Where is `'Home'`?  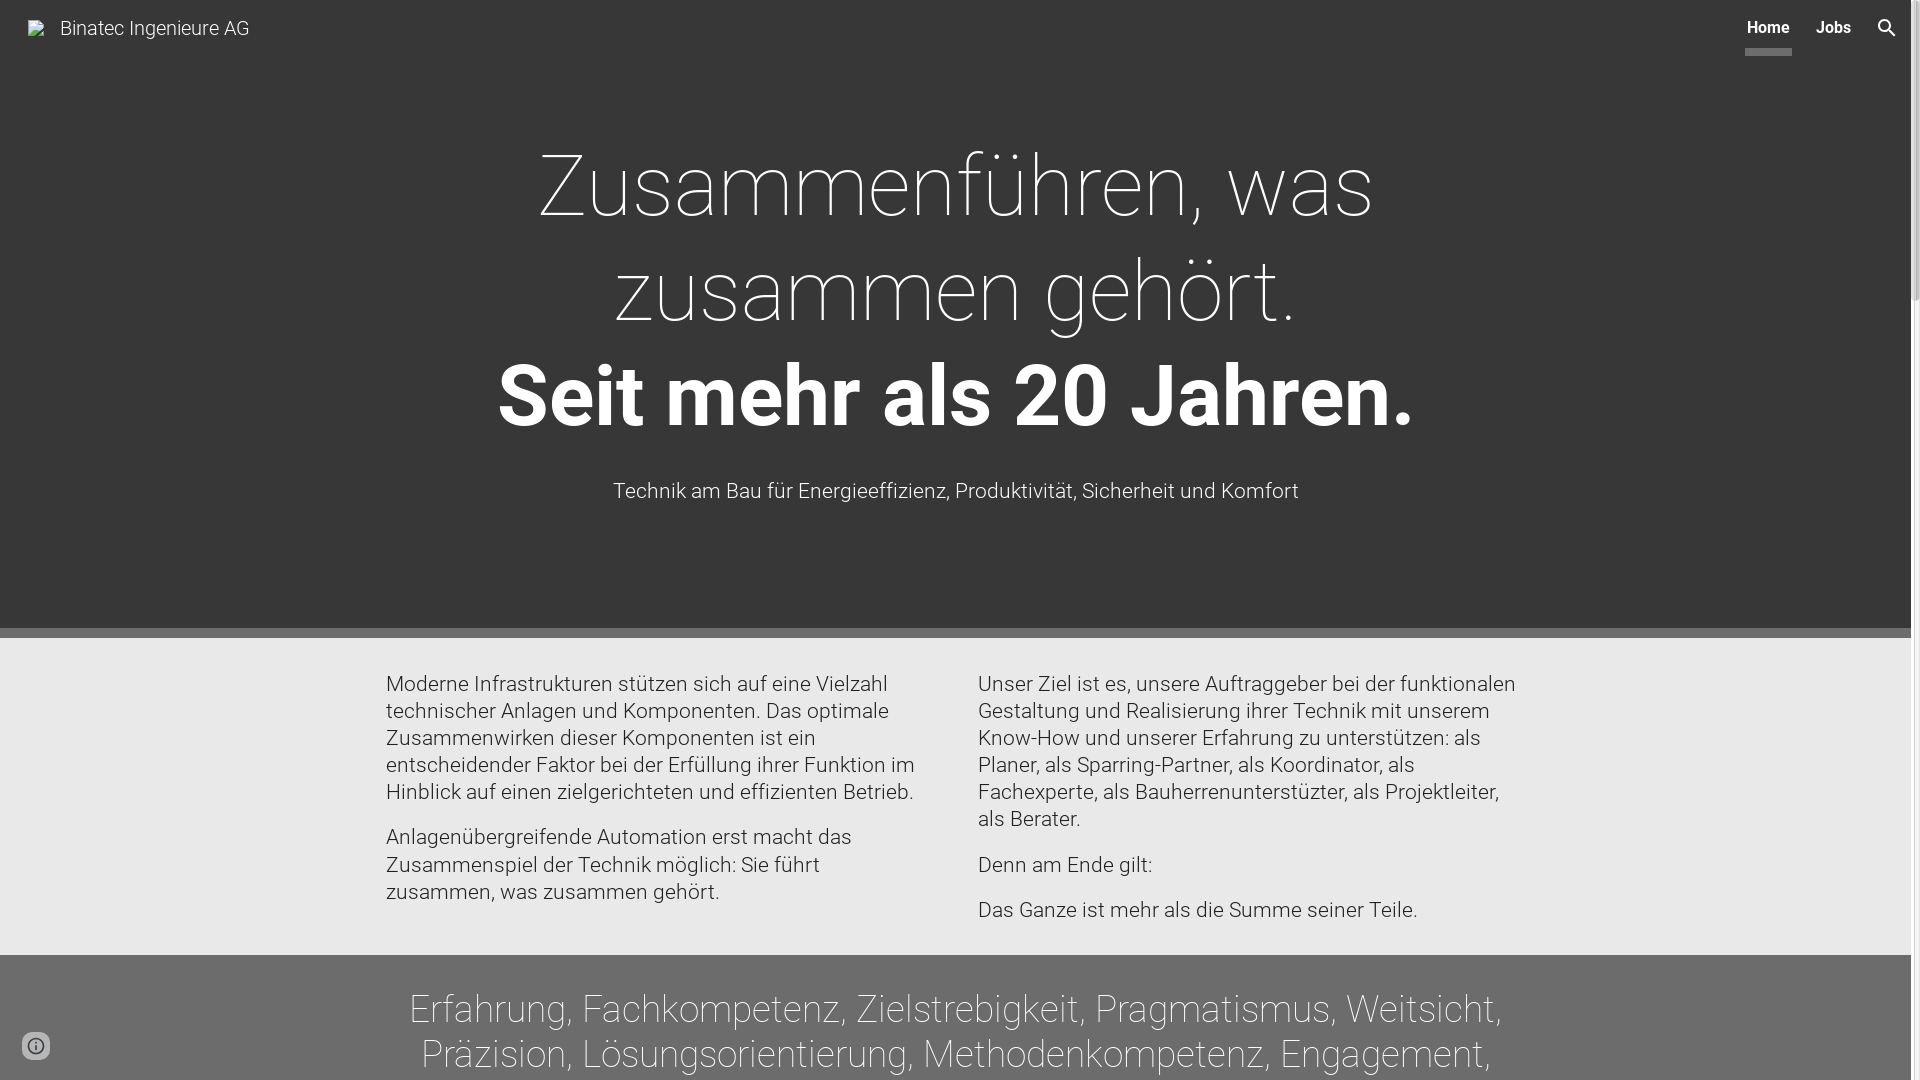
'Home' is located at coordinates (1768, 27).